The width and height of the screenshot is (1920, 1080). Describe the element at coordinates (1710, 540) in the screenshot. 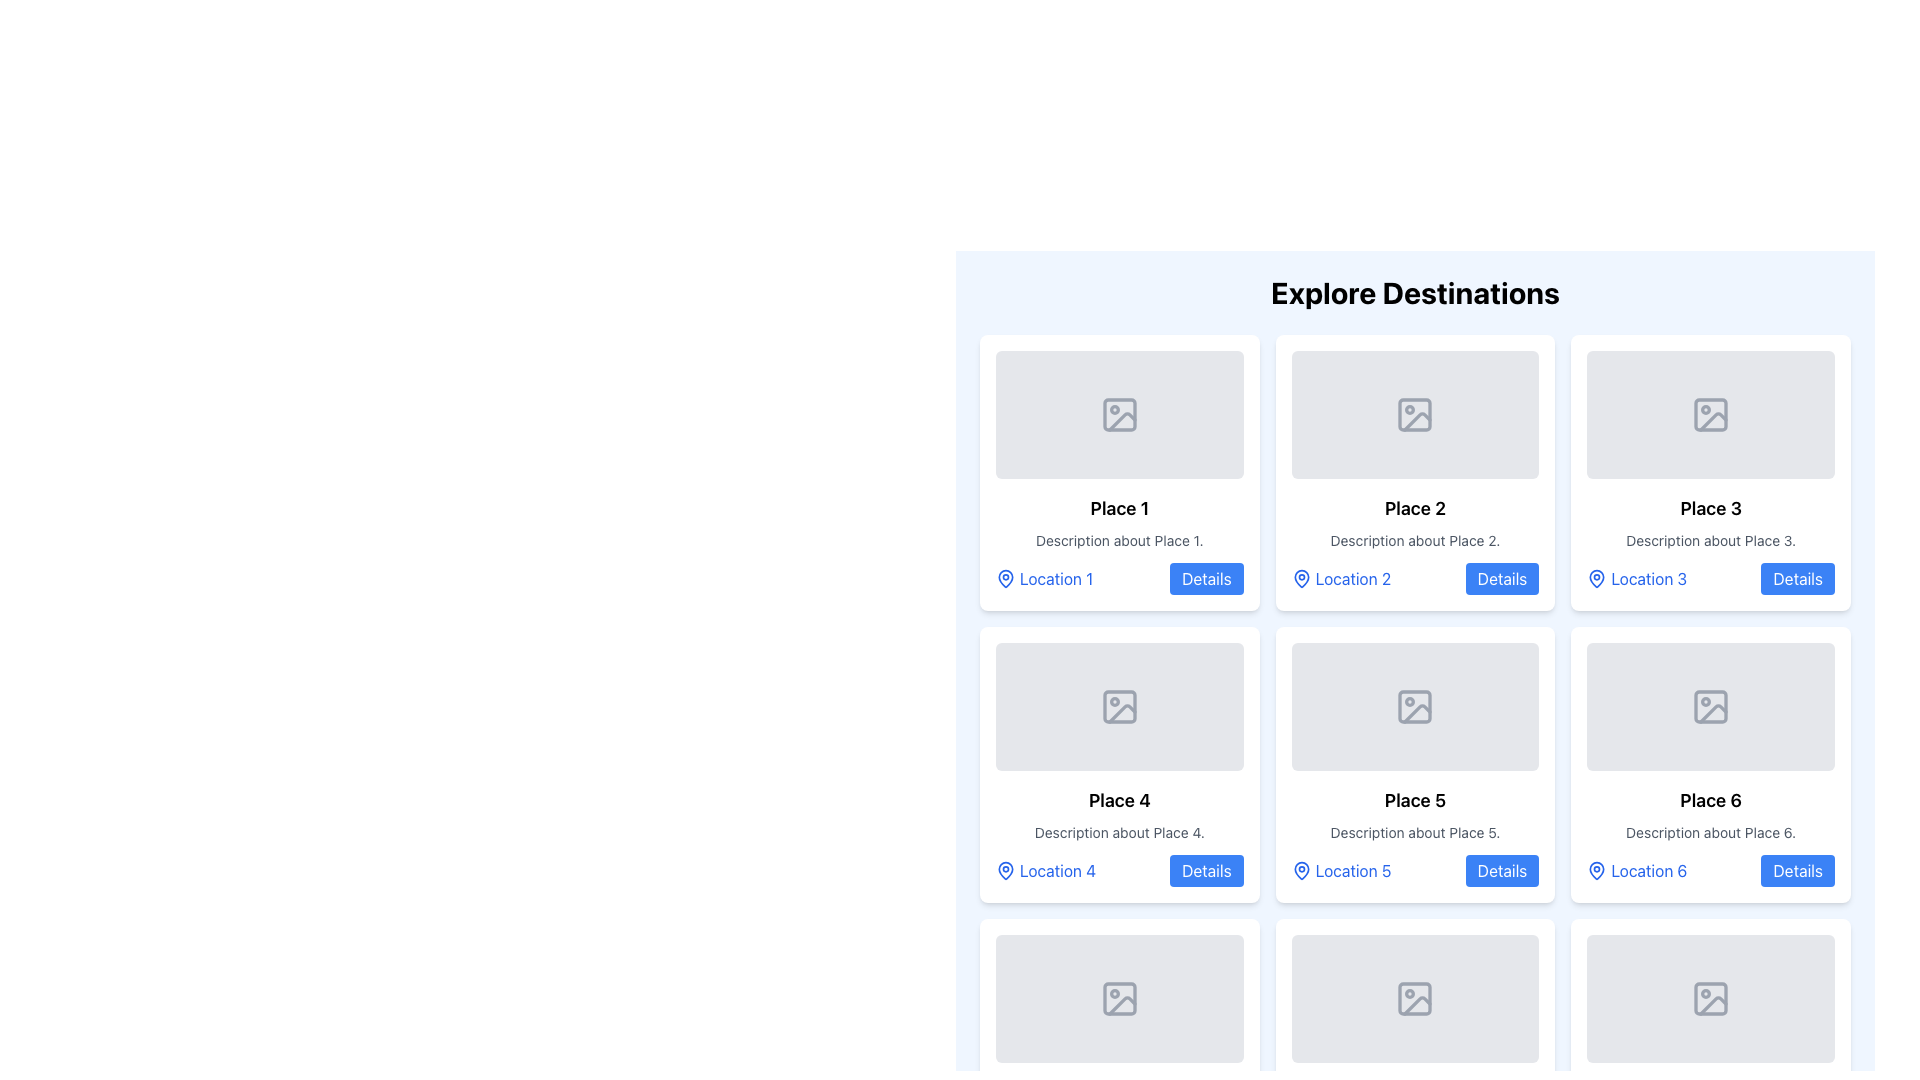

I see `the descriptive text element located below the title in the card labeled 'Place 3', which provides additional context about the place` at that location.